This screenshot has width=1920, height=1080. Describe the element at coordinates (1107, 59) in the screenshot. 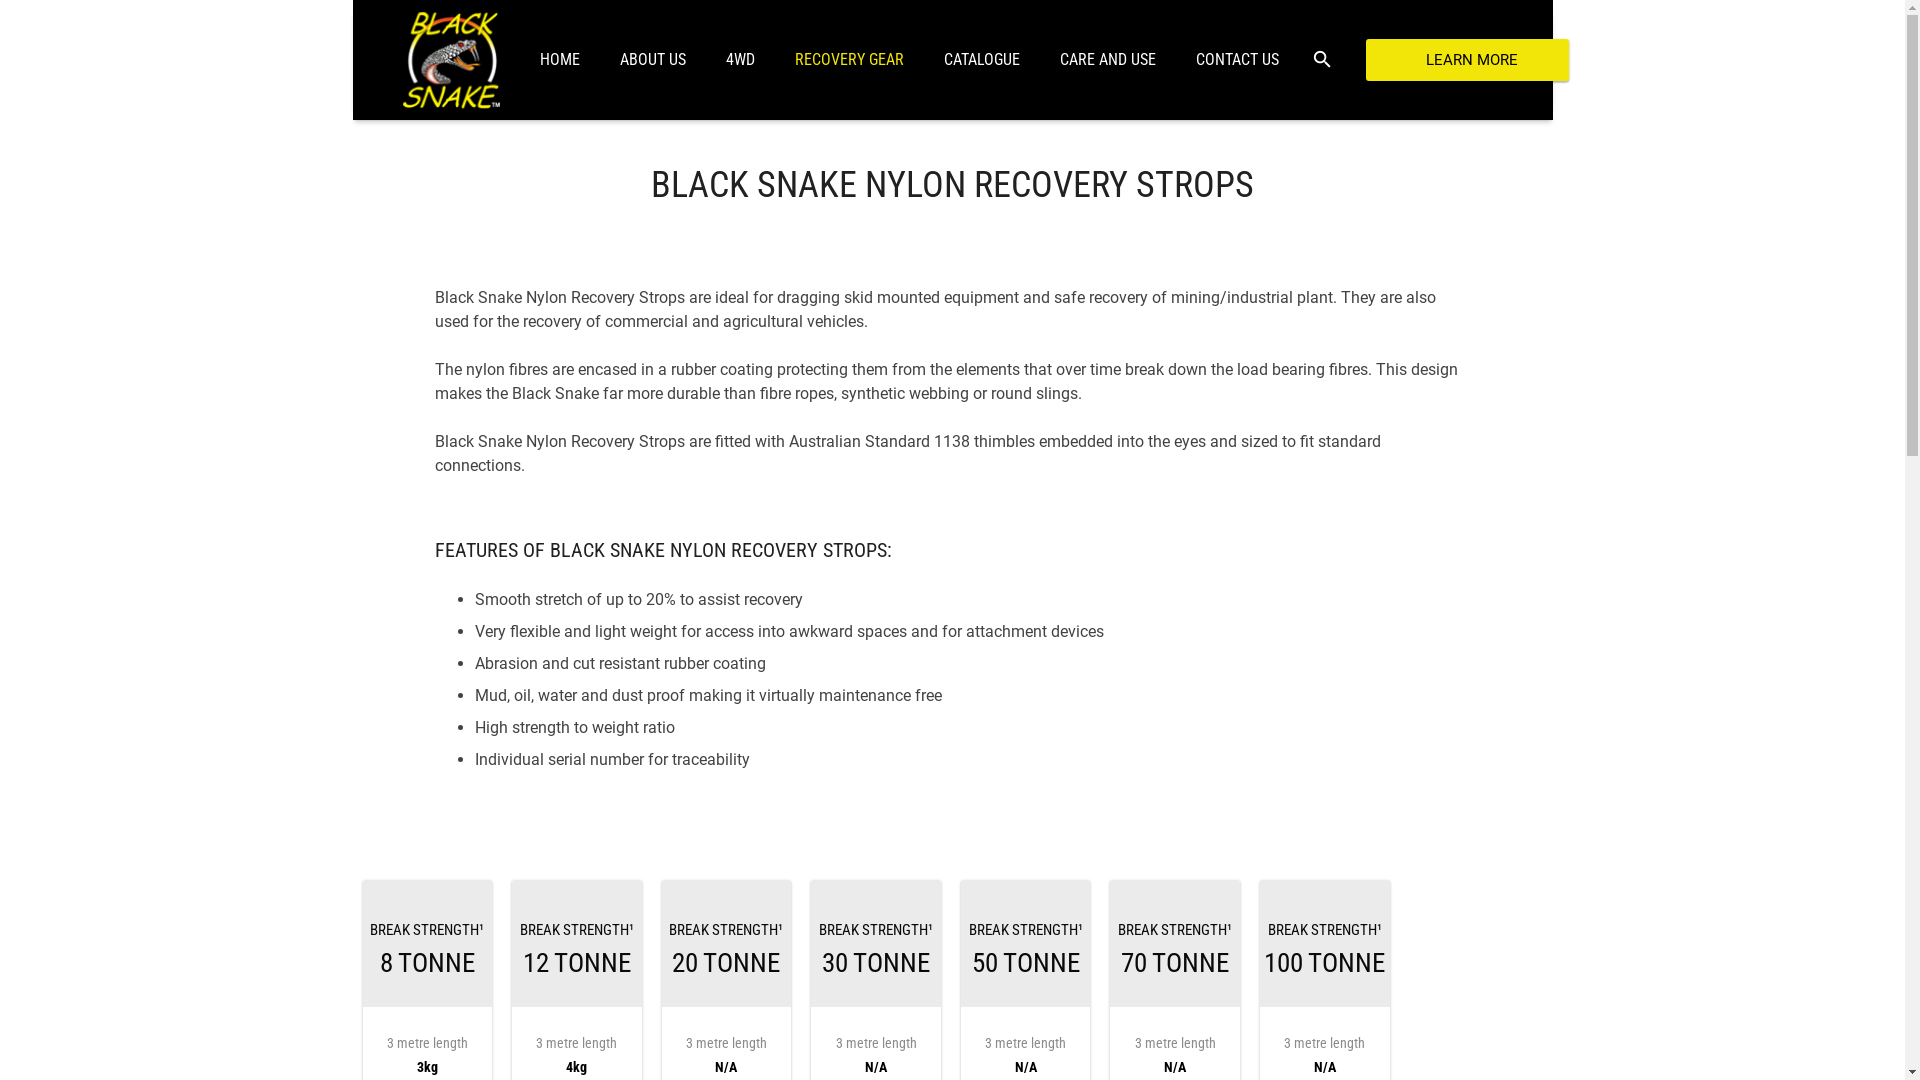

I see `'CARE AND USE'` at that location.